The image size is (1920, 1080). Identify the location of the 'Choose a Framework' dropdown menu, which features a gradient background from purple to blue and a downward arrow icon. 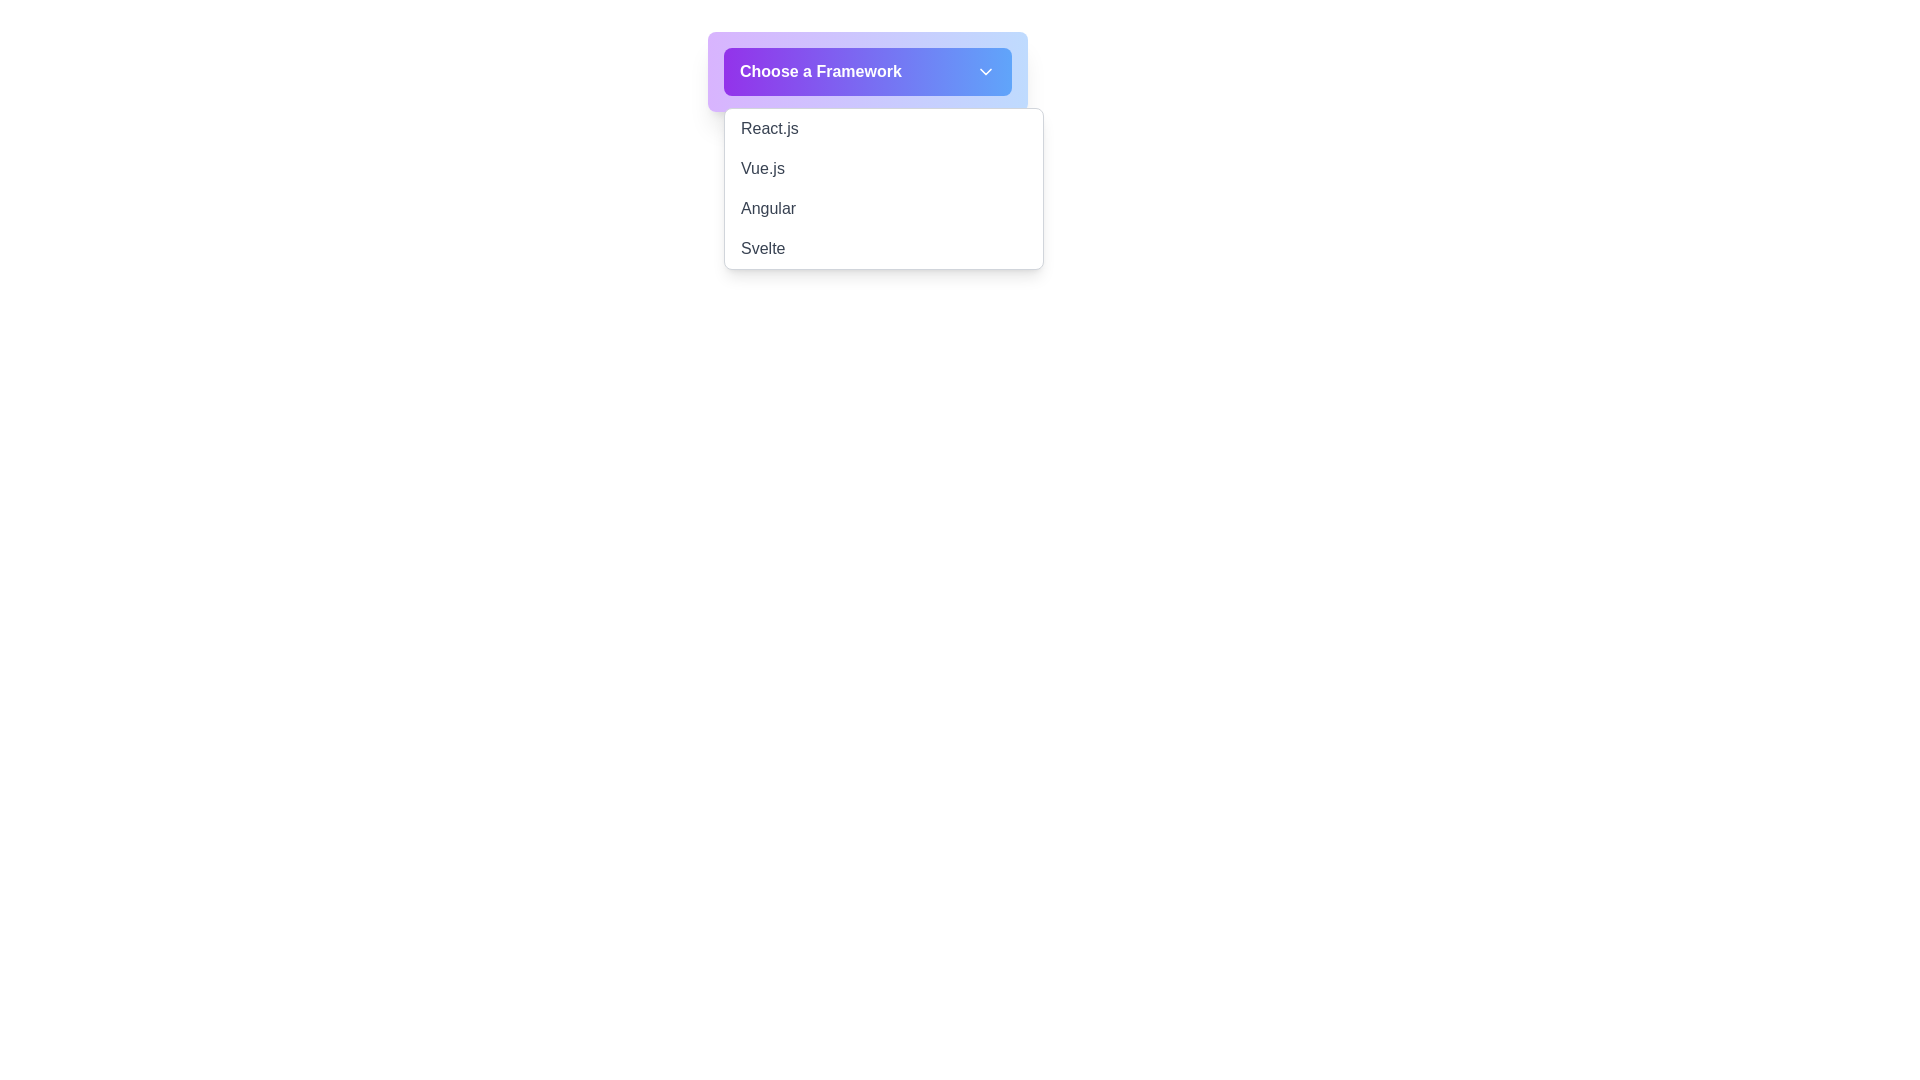
(868, 71).